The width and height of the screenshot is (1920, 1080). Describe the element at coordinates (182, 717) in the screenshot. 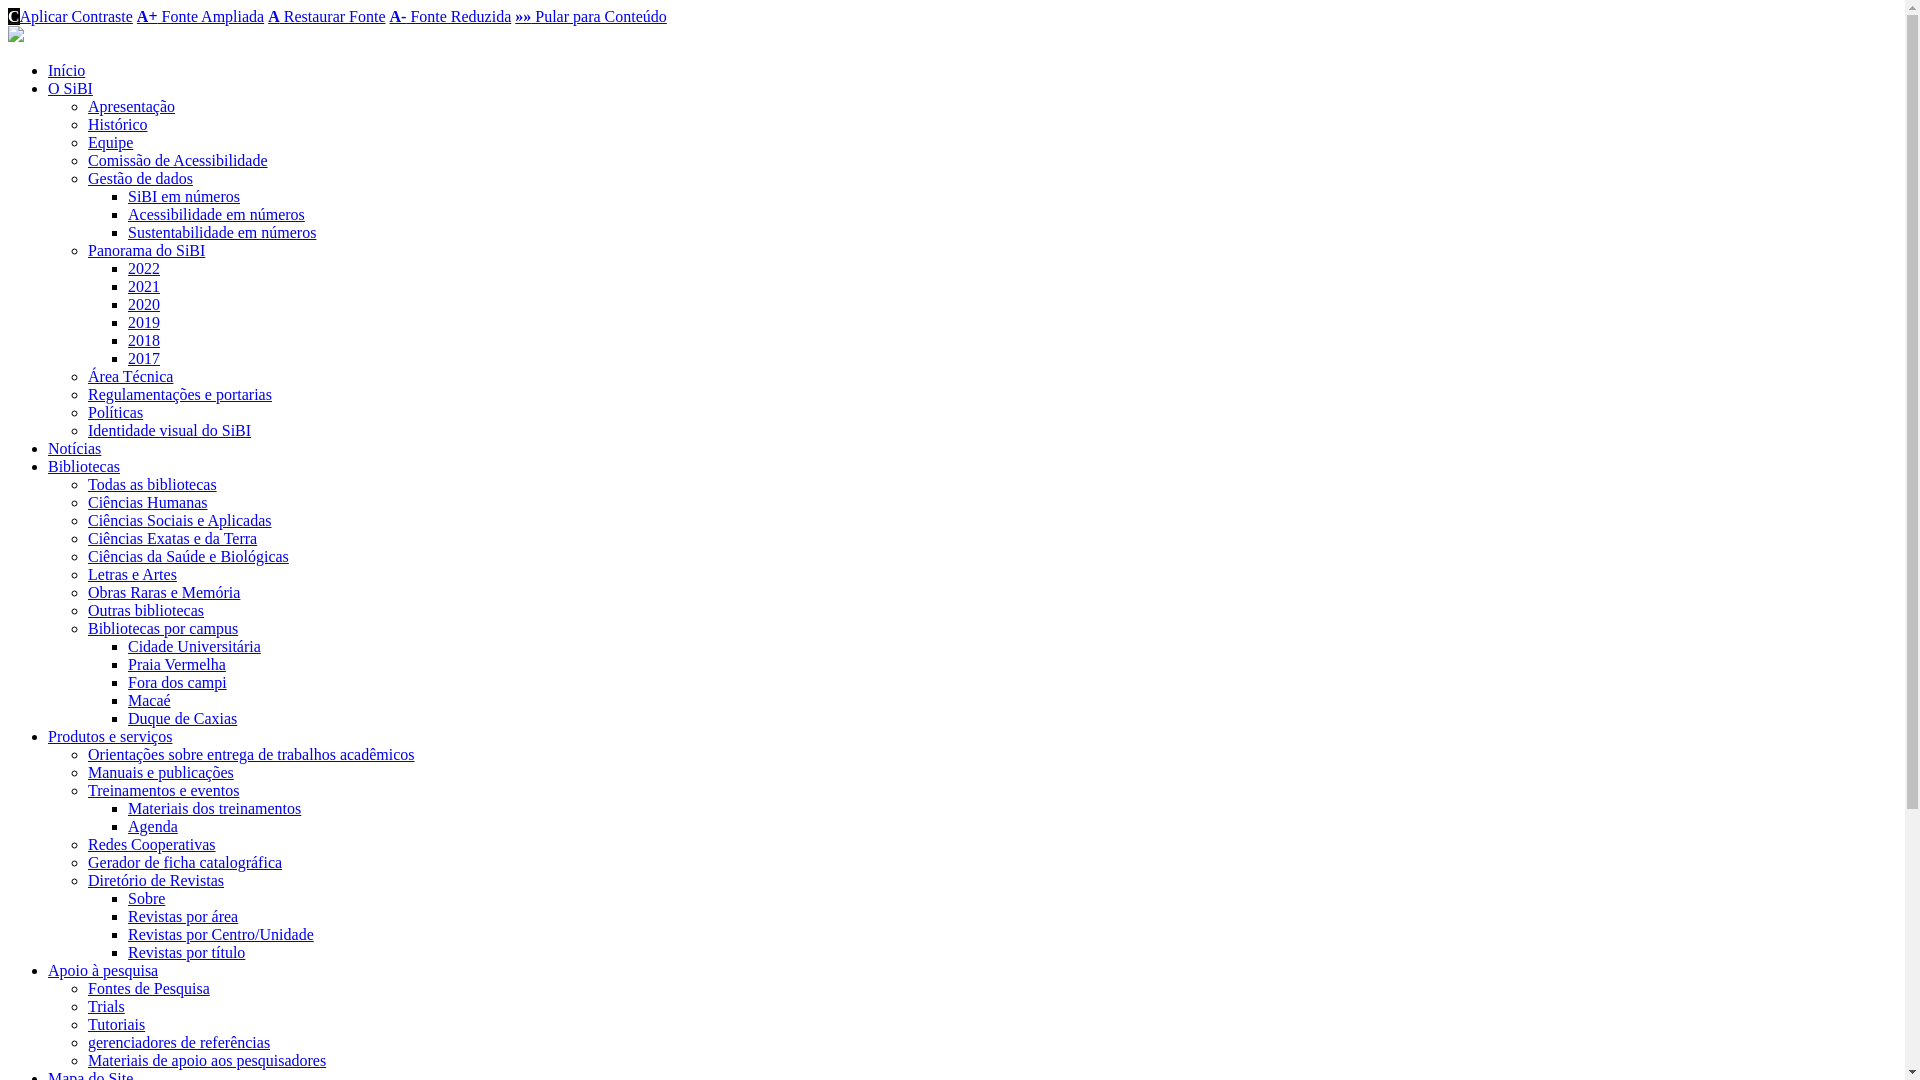

I see `'Duque de Caxias'` at that location.